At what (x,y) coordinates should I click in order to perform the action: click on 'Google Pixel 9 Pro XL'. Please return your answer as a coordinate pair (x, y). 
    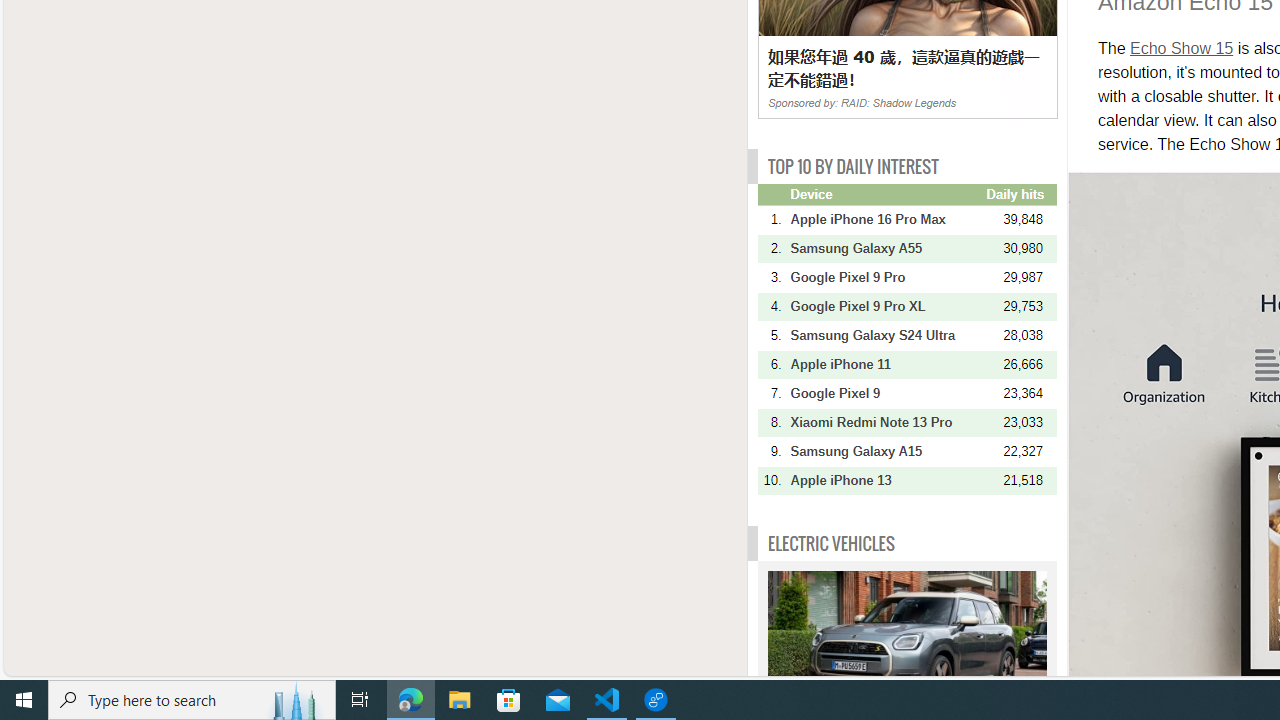
    Looking at the image, I should click on (885, 306).